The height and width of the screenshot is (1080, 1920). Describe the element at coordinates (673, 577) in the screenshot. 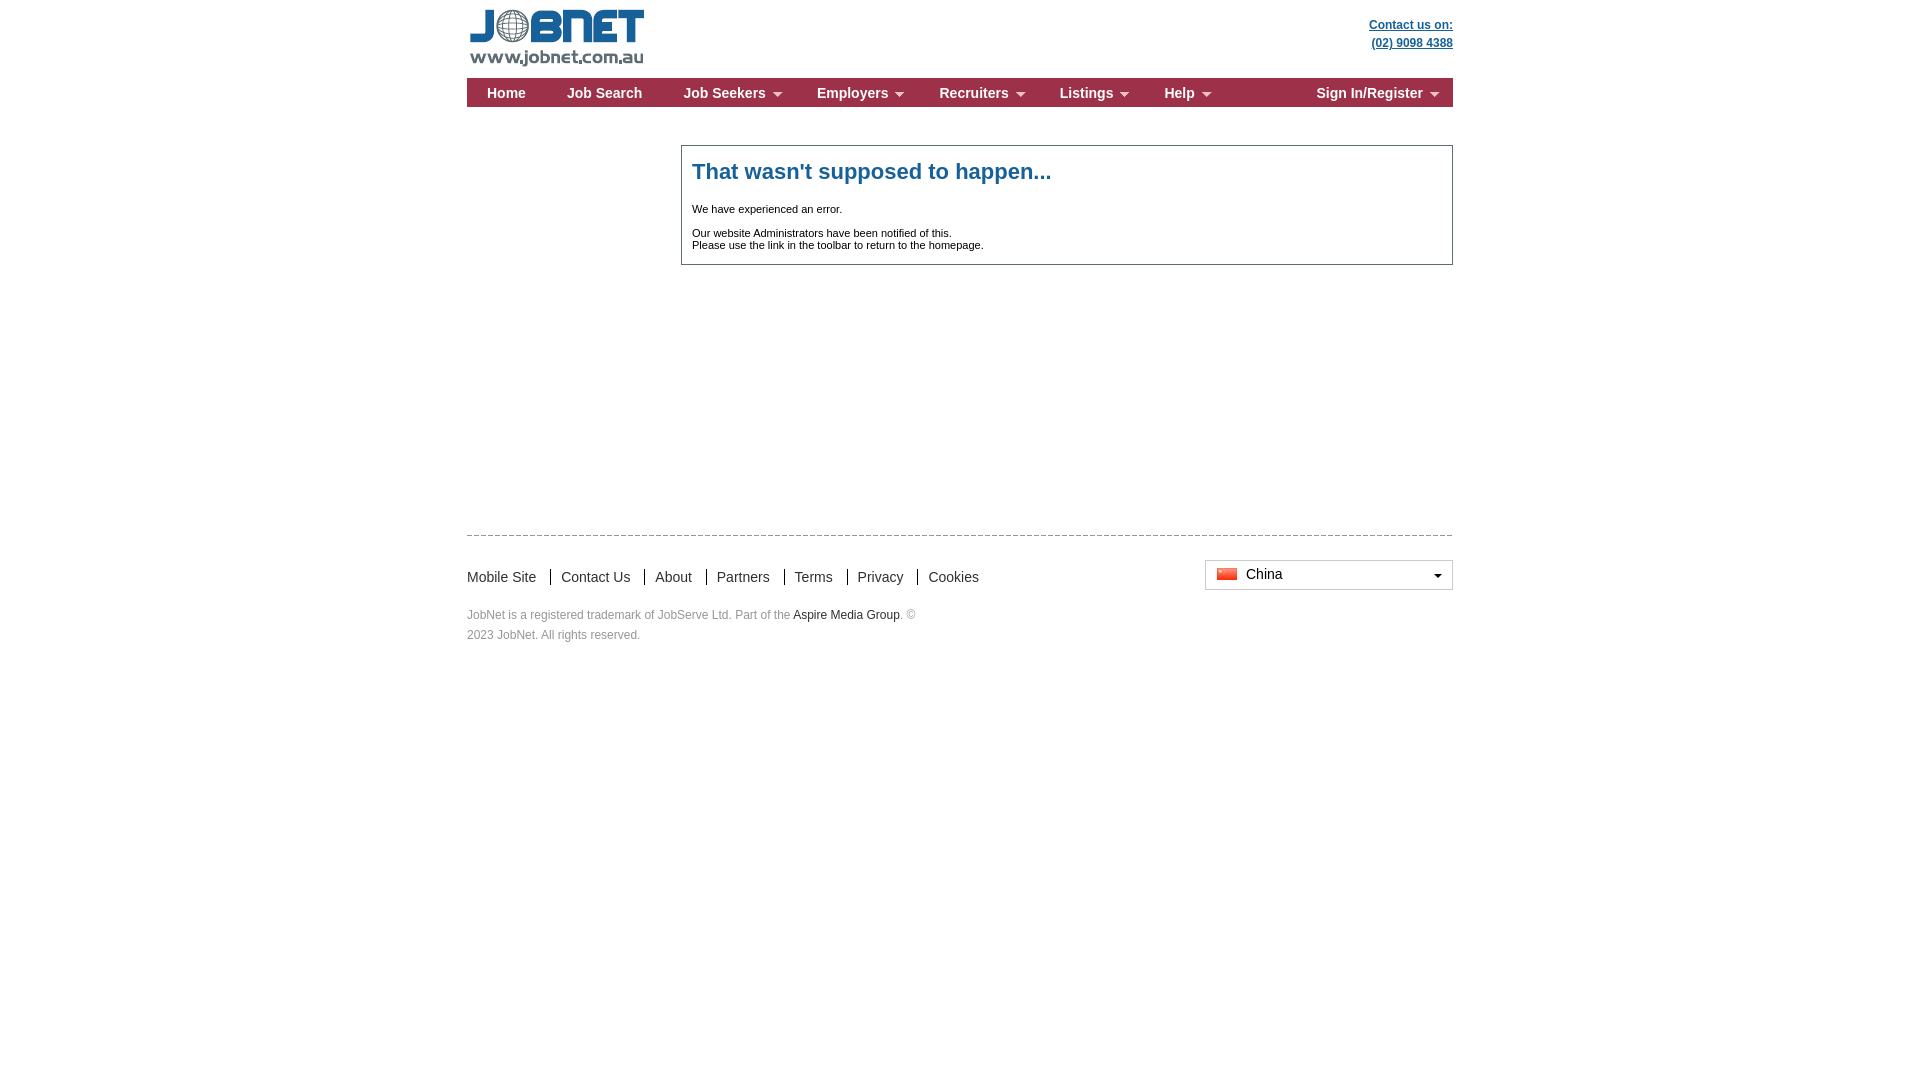

I see `'About'` at that location.